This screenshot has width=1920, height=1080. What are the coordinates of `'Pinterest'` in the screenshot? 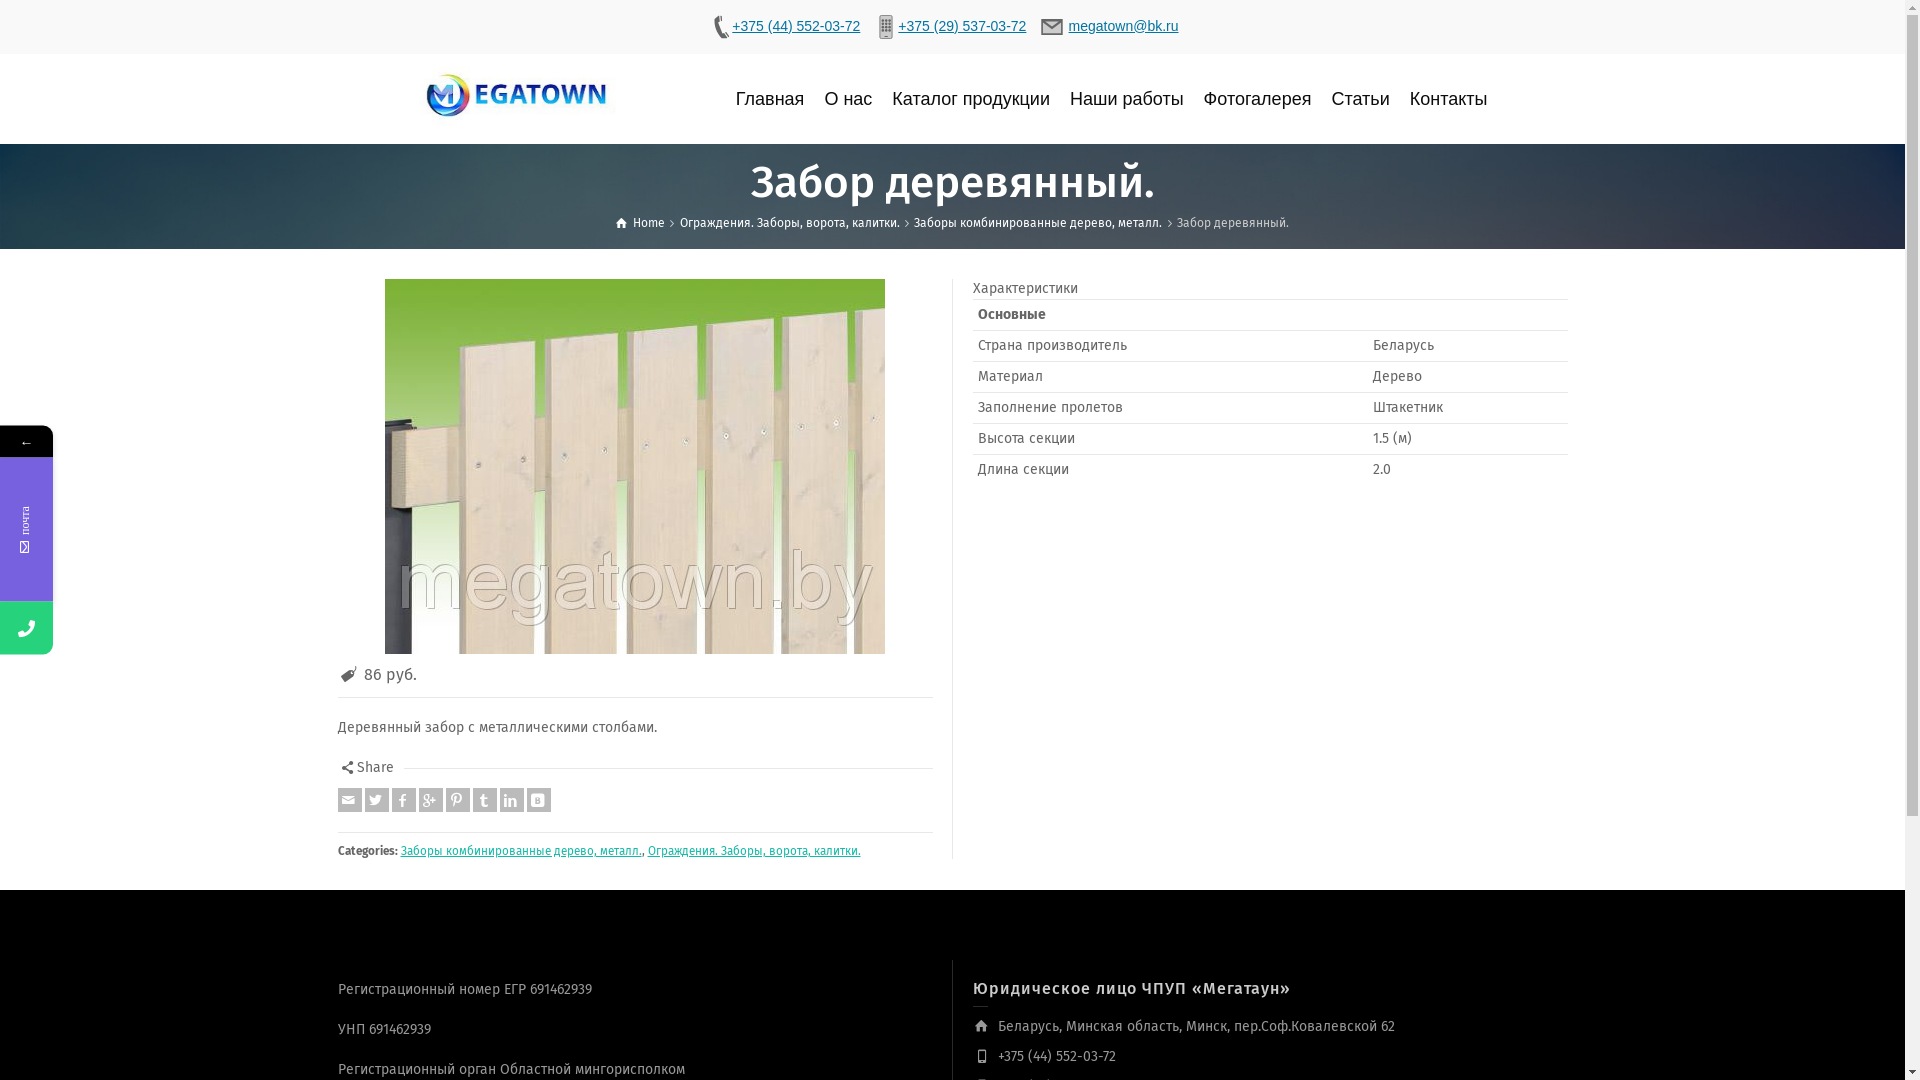 It's located at (456, 798).